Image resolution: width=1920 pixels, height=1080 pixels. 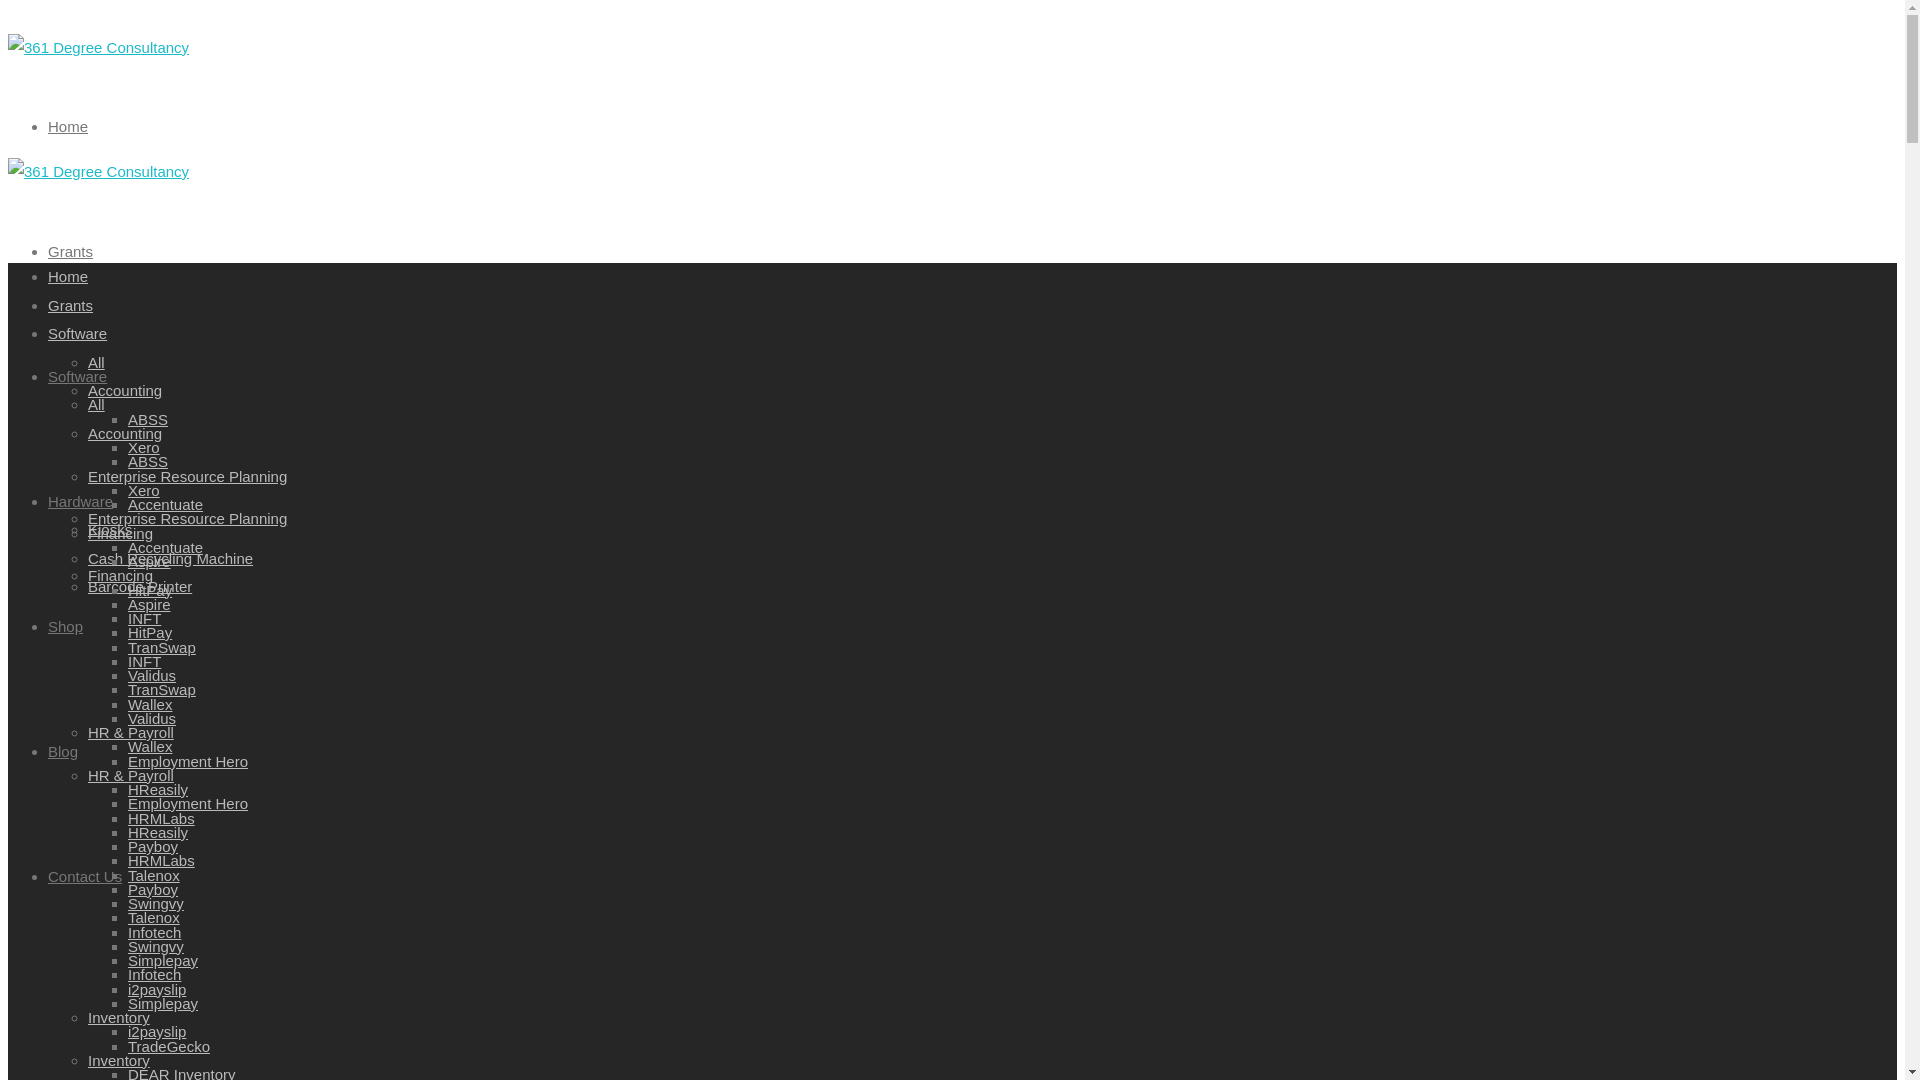 I want to click on 'HitPay', so click(x=127, y=589).